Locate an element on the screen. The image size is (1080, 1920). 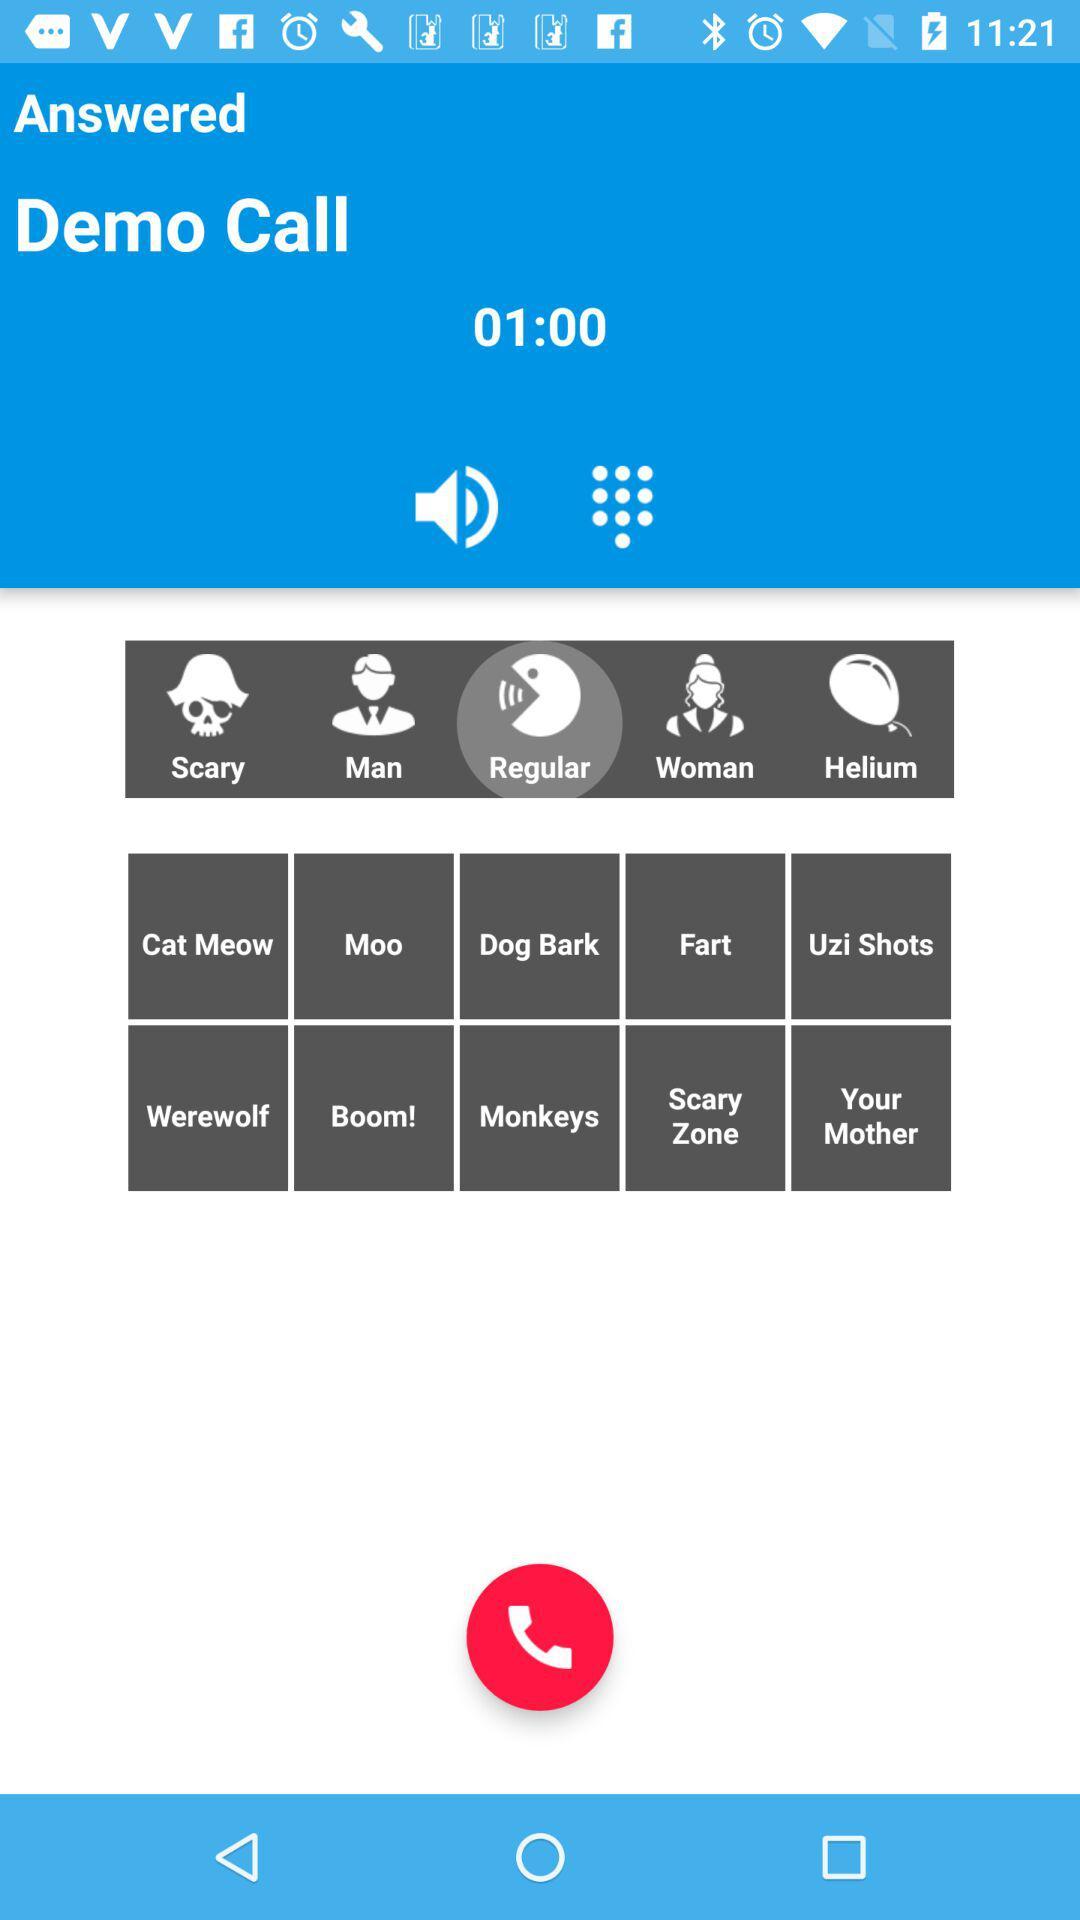
the man button is located at coordinates (373, 719).